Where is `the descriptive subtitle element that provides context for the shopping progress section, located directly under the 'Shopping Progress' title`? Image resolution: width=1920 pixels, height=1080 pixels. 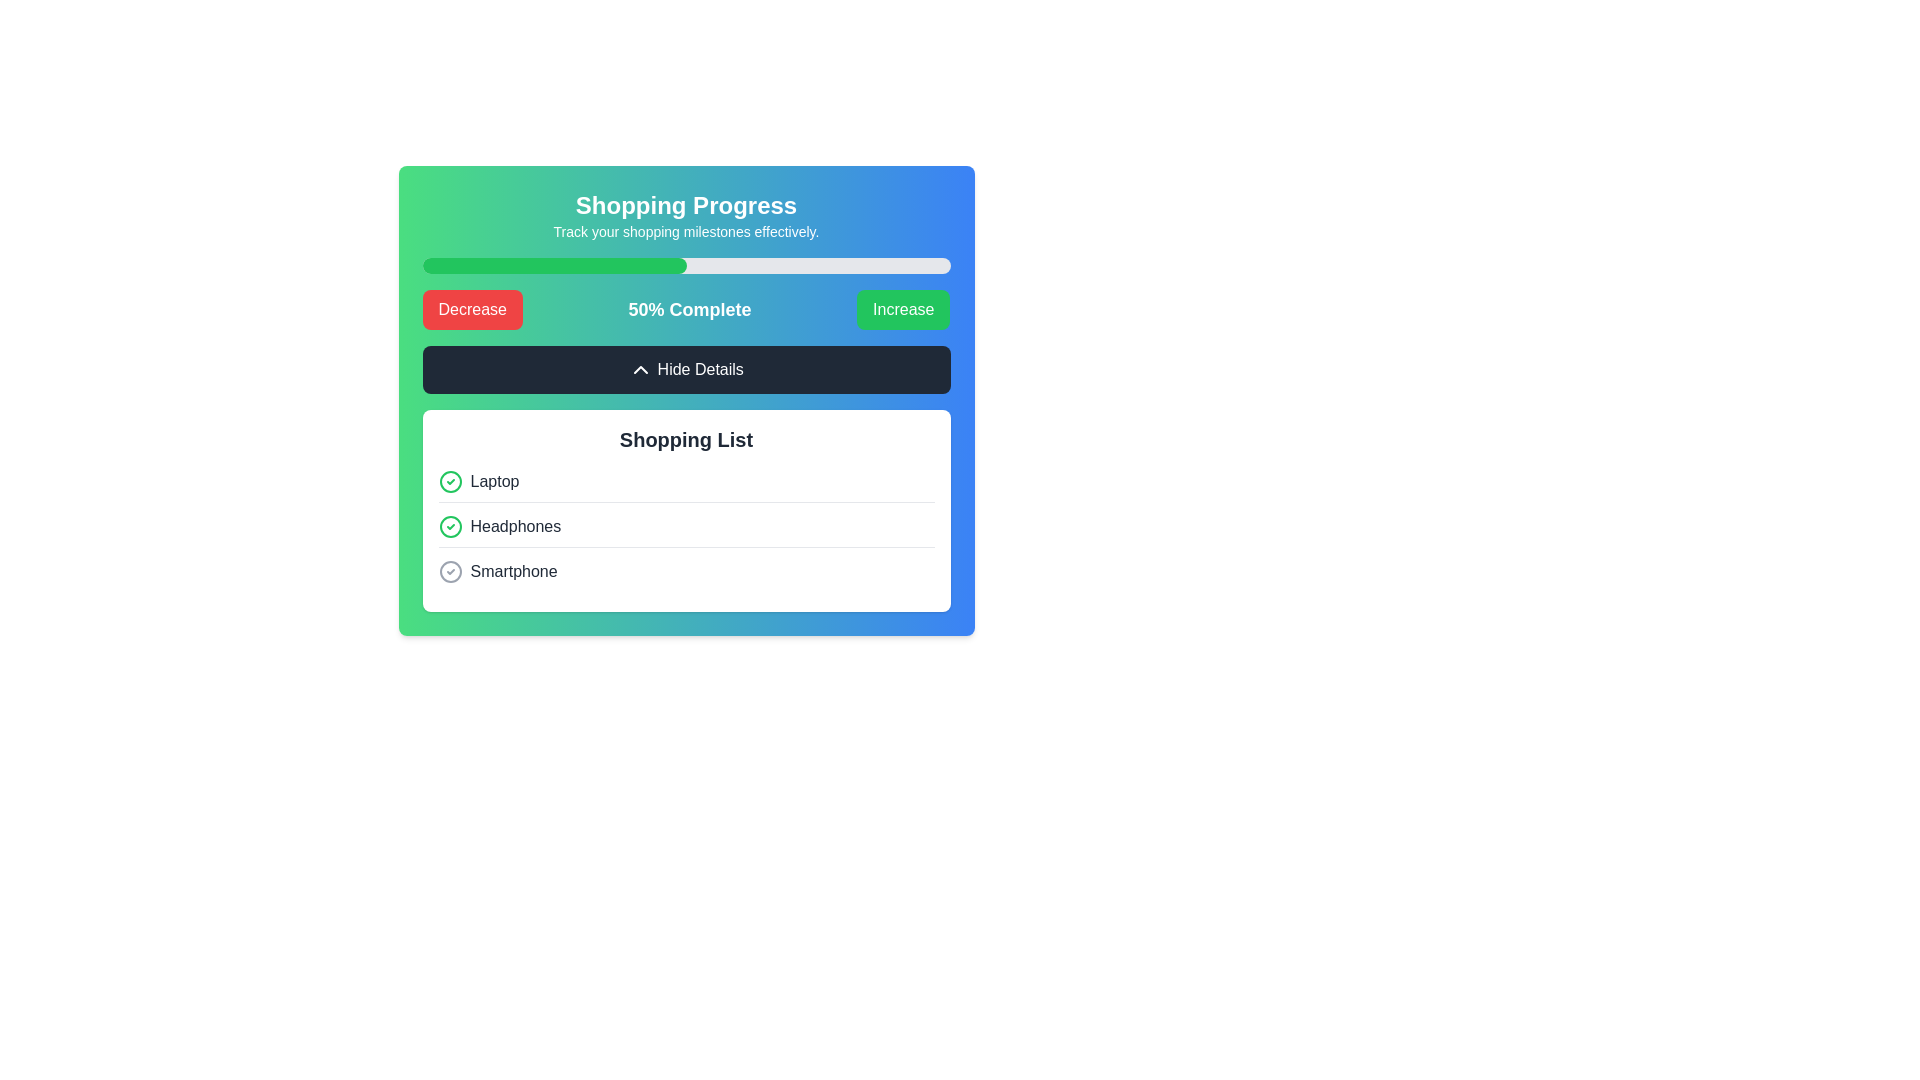 the descriptive subtitle element that provides context for the shopping progress section, located directly under the 'Shopping Progress' title is located at coordinates (686, 230).